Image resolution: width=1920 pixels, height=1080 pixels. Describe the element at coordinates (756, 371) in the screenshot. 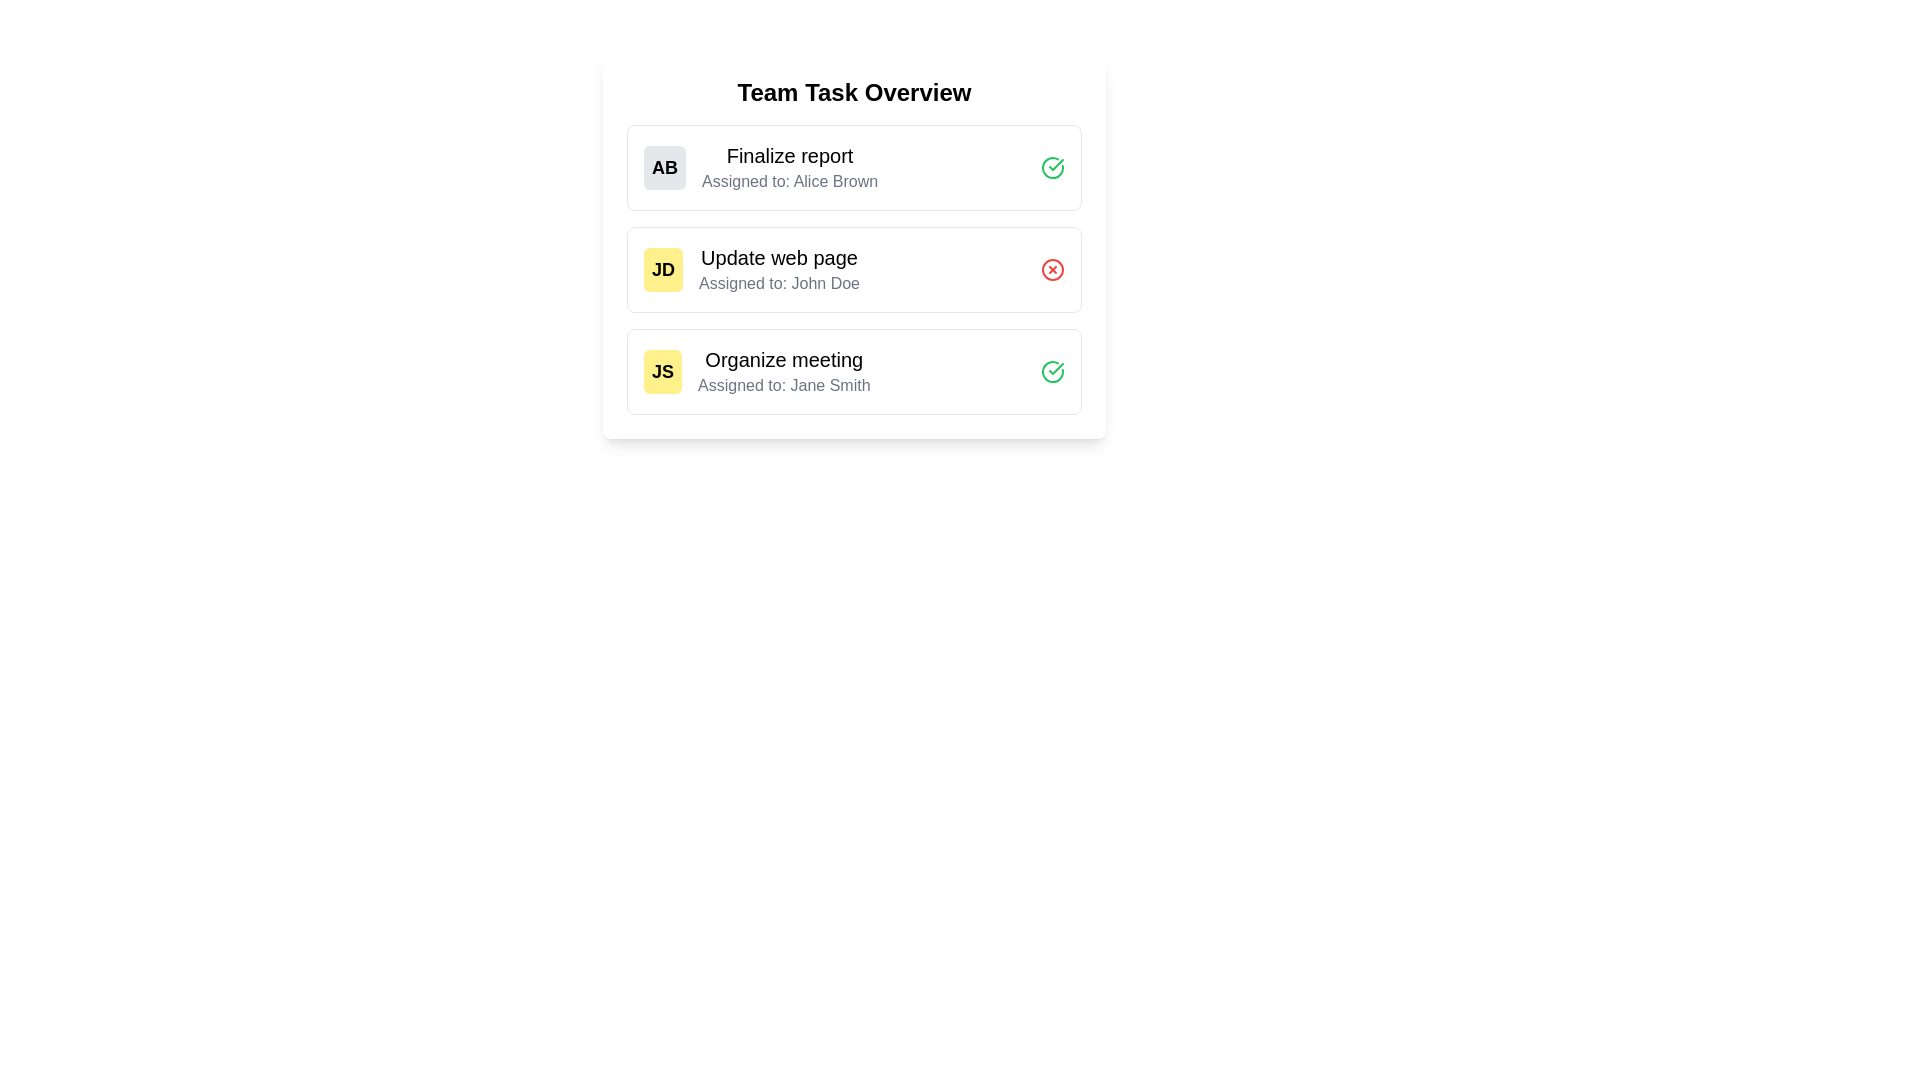

I see `the Structured task item labeled 'Organize meeting', which includes the initials 'JS' and the assigned user 'Jane Smith'` at that location.